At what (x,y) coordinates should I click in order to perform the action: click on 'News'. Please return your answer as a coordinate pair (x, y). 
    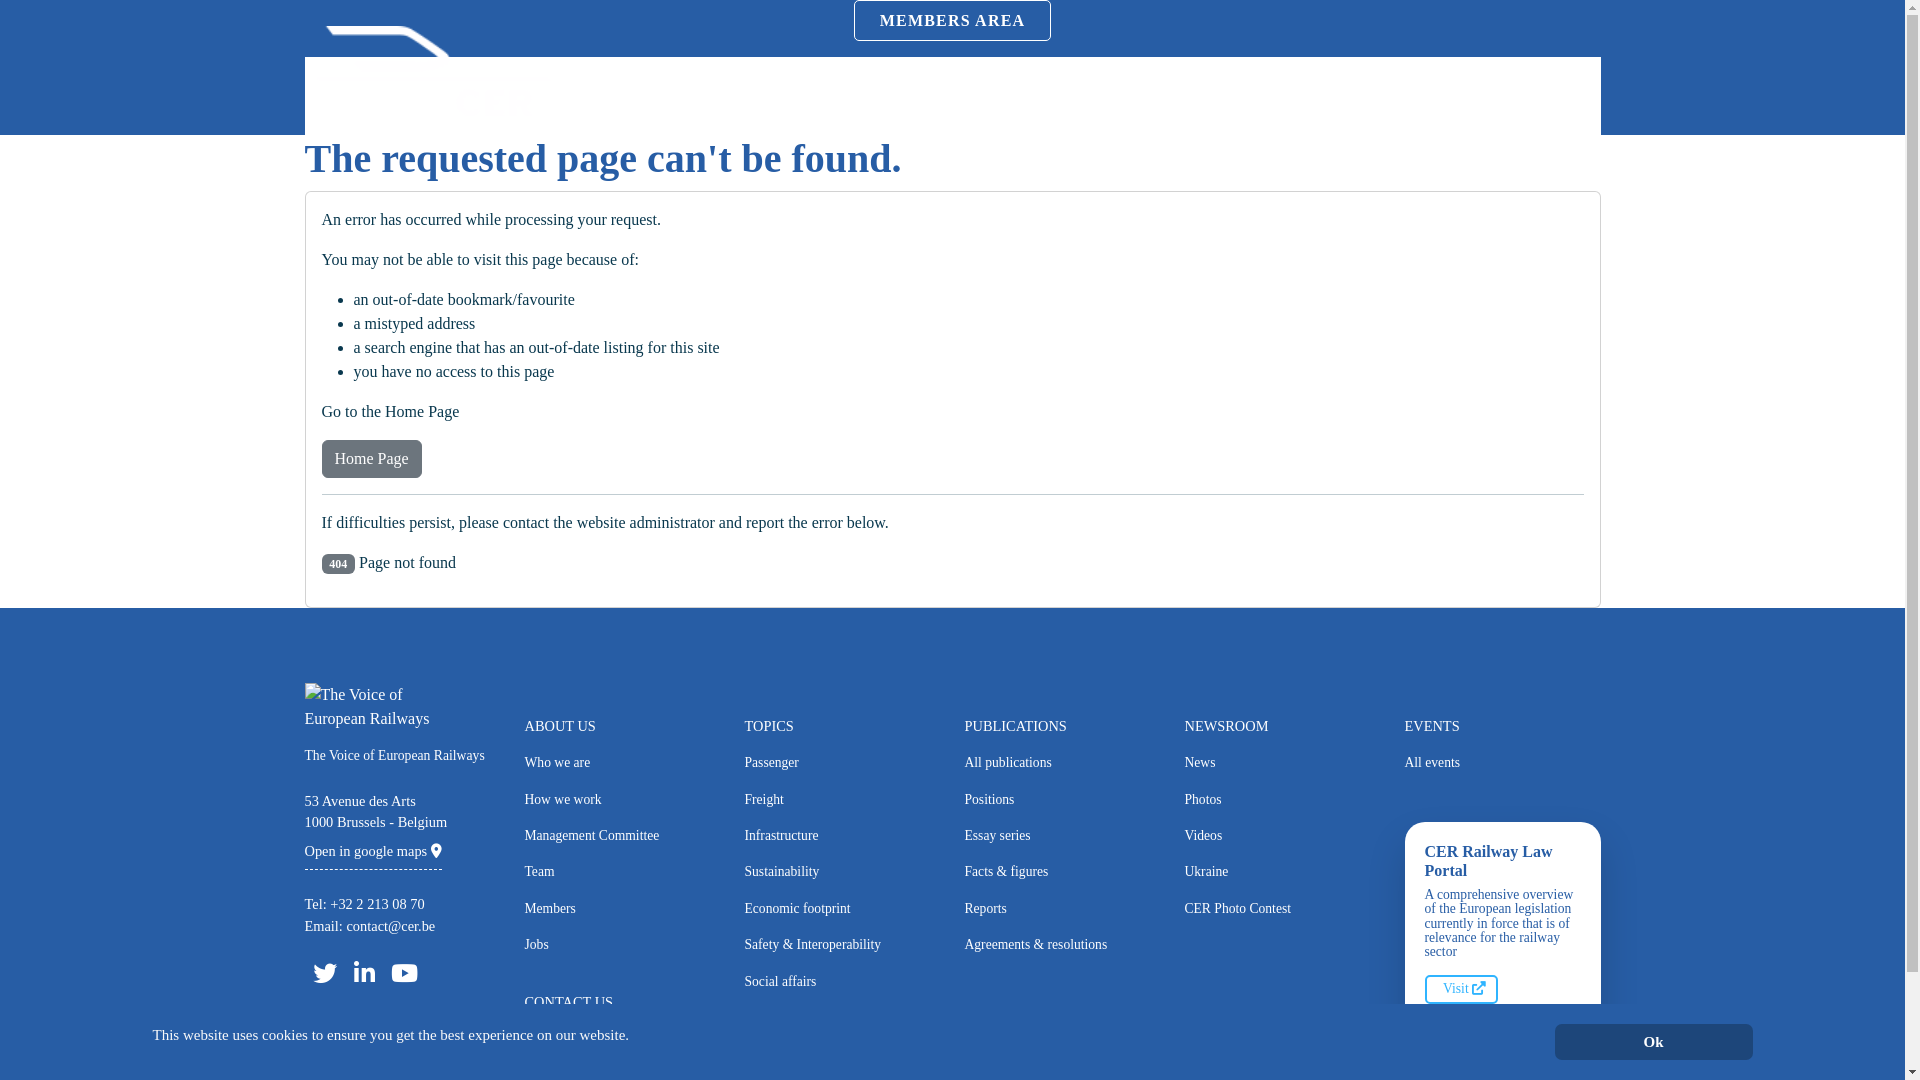
    Looking at the image, I should click on (1184, 763).